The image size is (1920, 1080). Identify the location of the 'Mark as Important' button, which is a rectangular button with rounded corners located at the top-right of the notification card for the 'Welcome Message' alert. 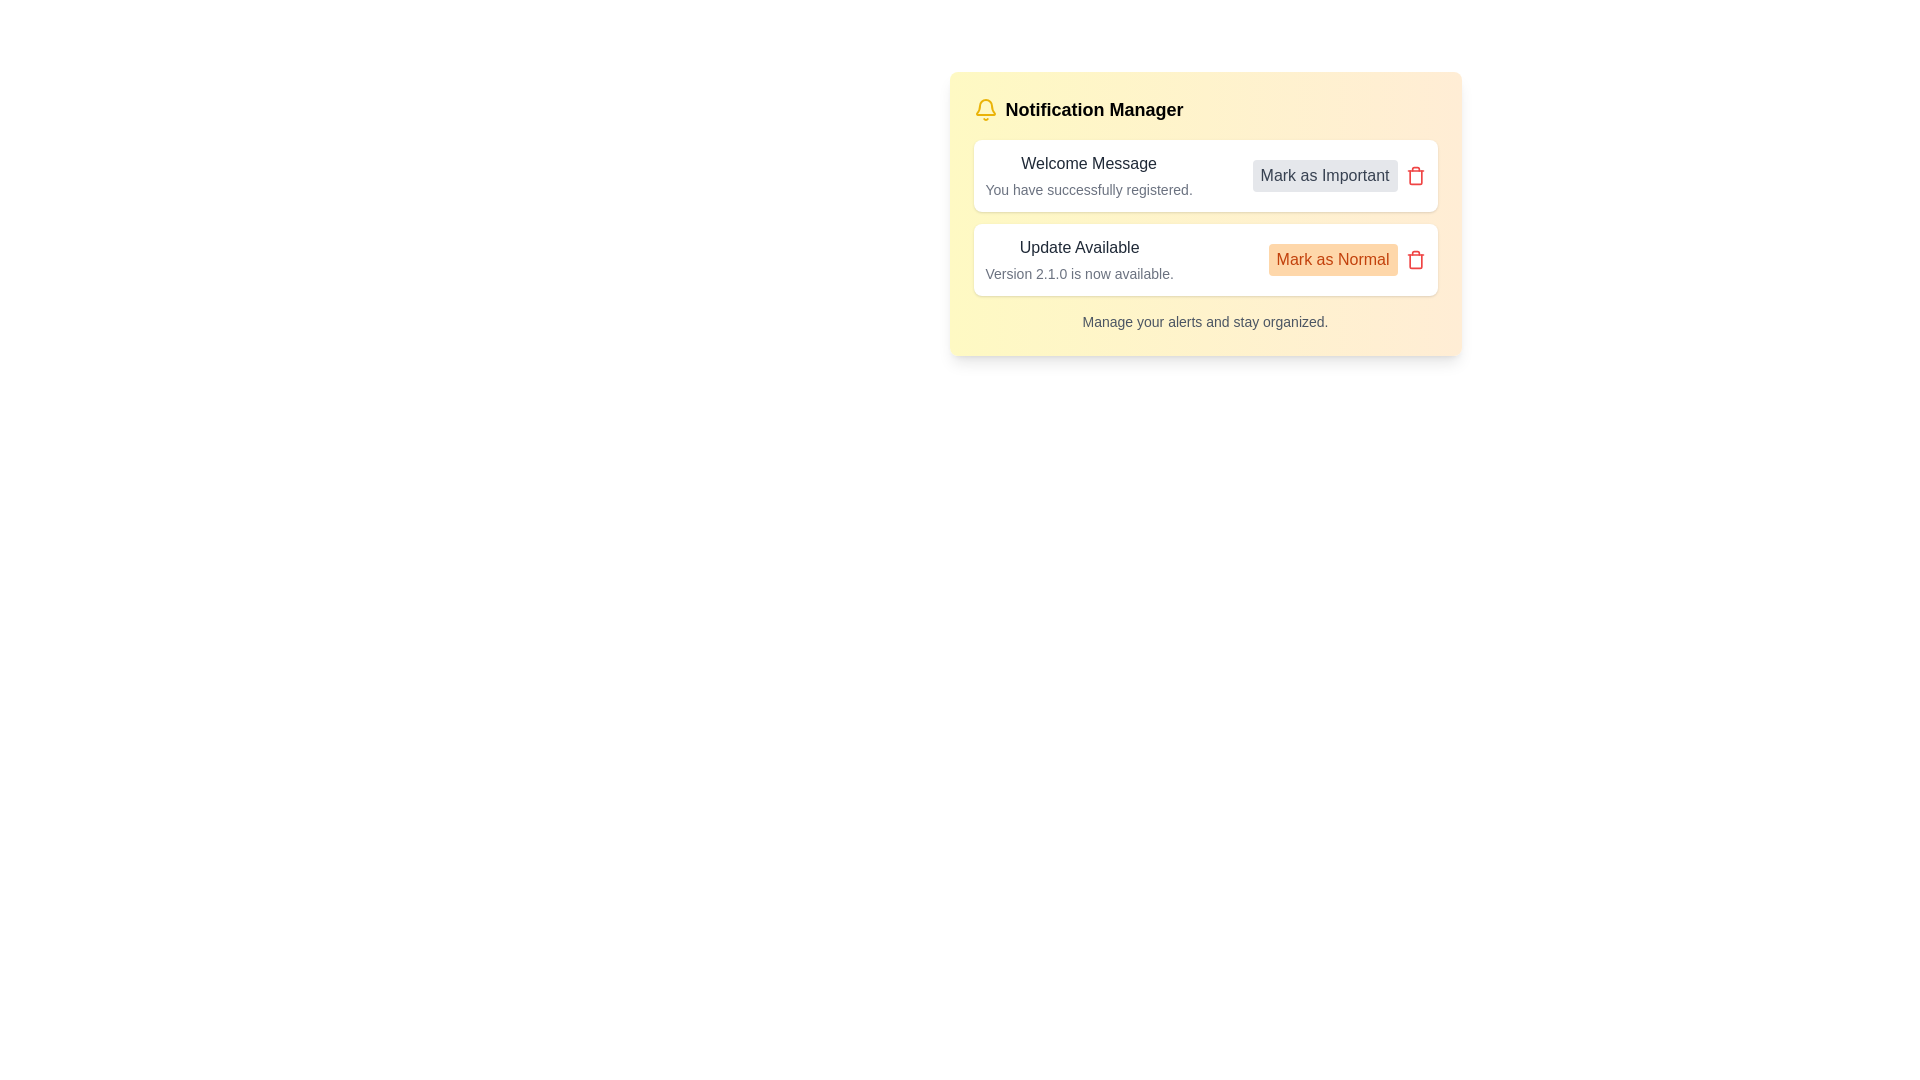
(1339, 175).